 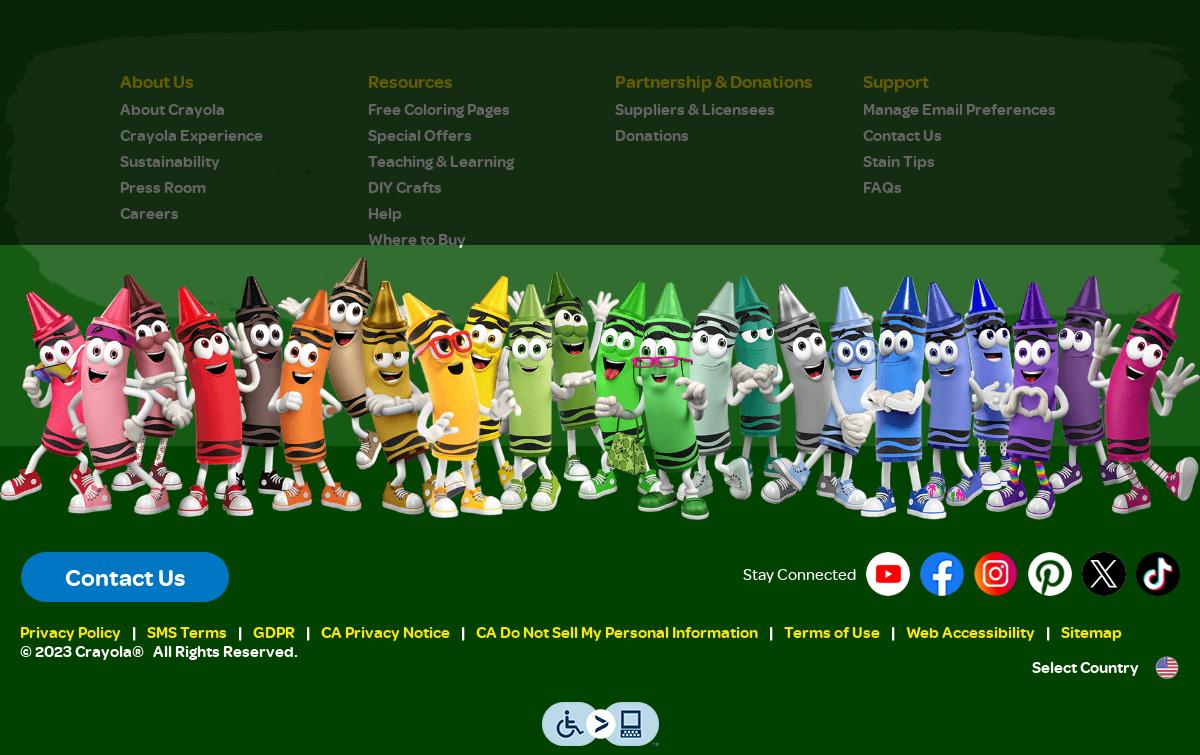 What do you see at coordinates (384, 212) in the screenshot?
I see `'Help'` at bounding box center [384, 212].